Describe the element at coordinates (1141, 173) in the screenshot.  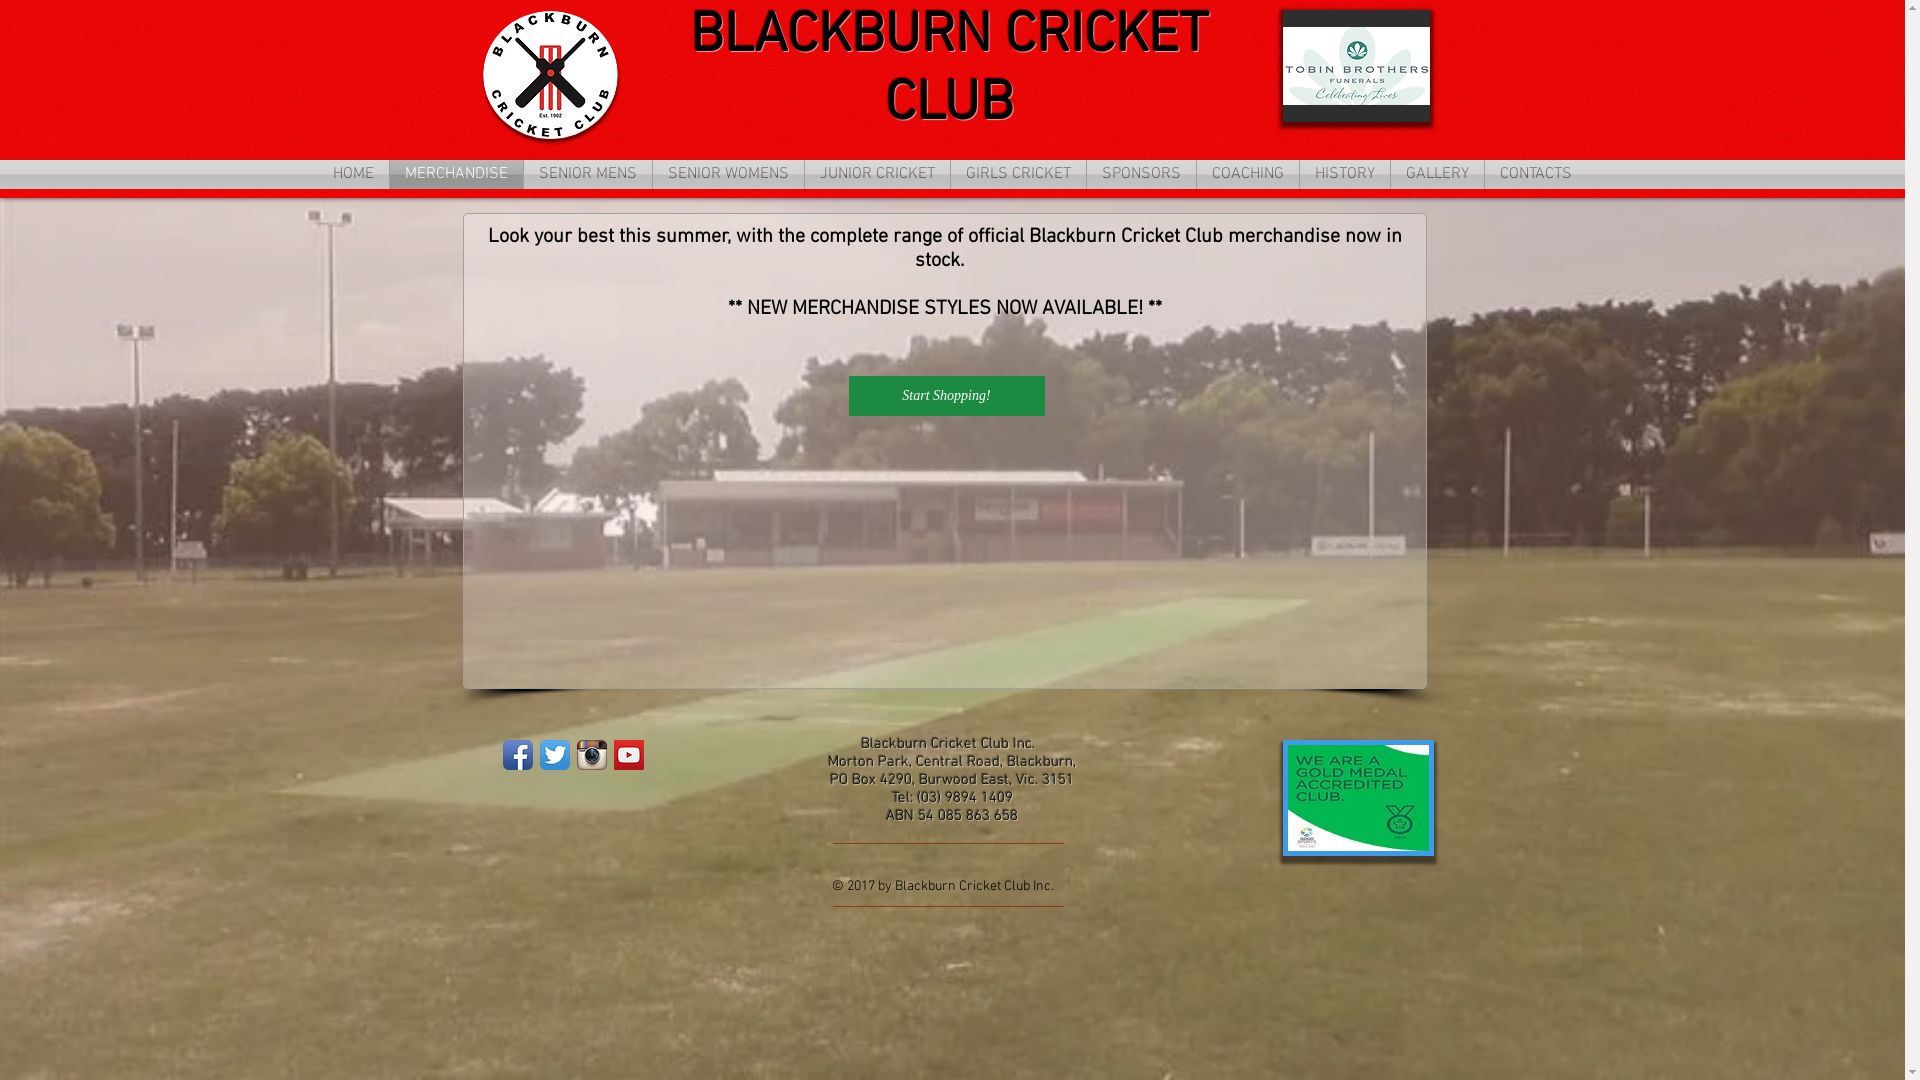
I see `'SPONSORS'` at that location.